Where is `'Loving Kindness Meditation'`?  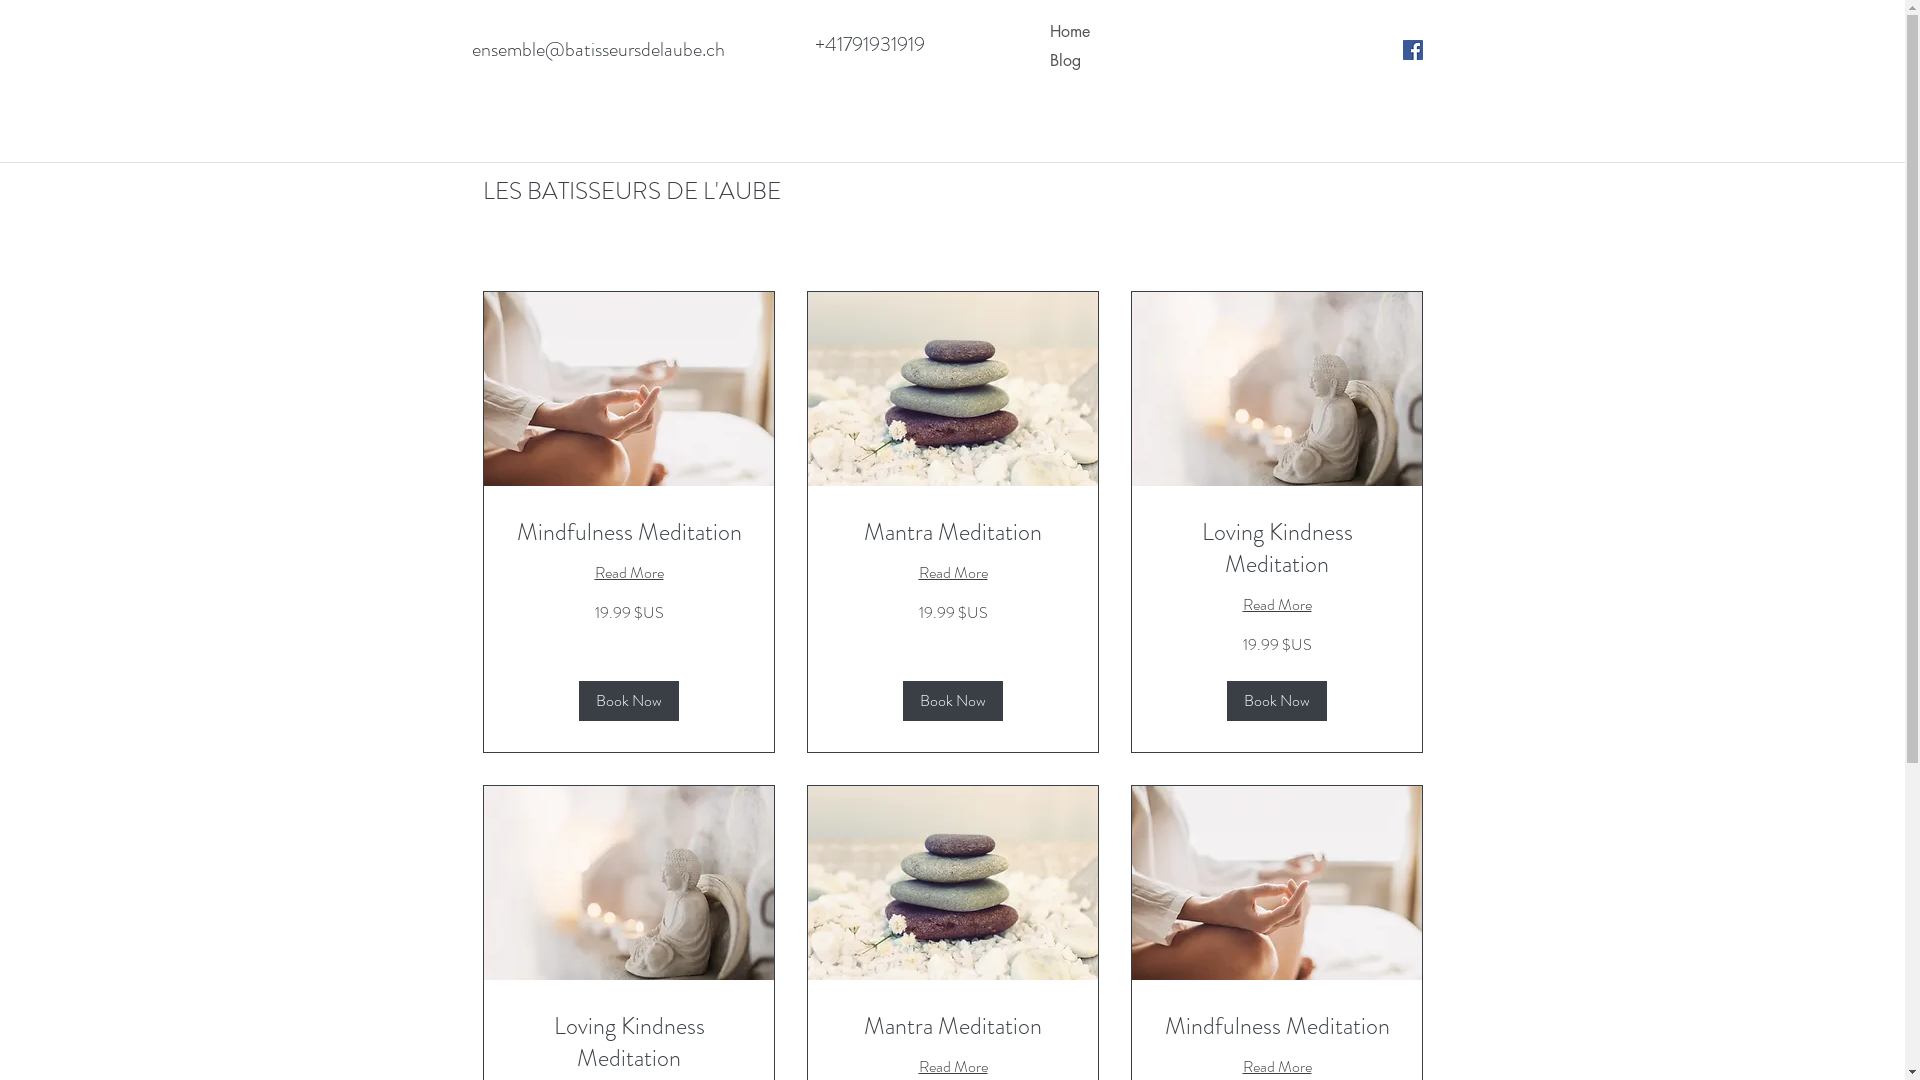
'Loving Kindness Meditation' is located at coordinates (1275, 548).